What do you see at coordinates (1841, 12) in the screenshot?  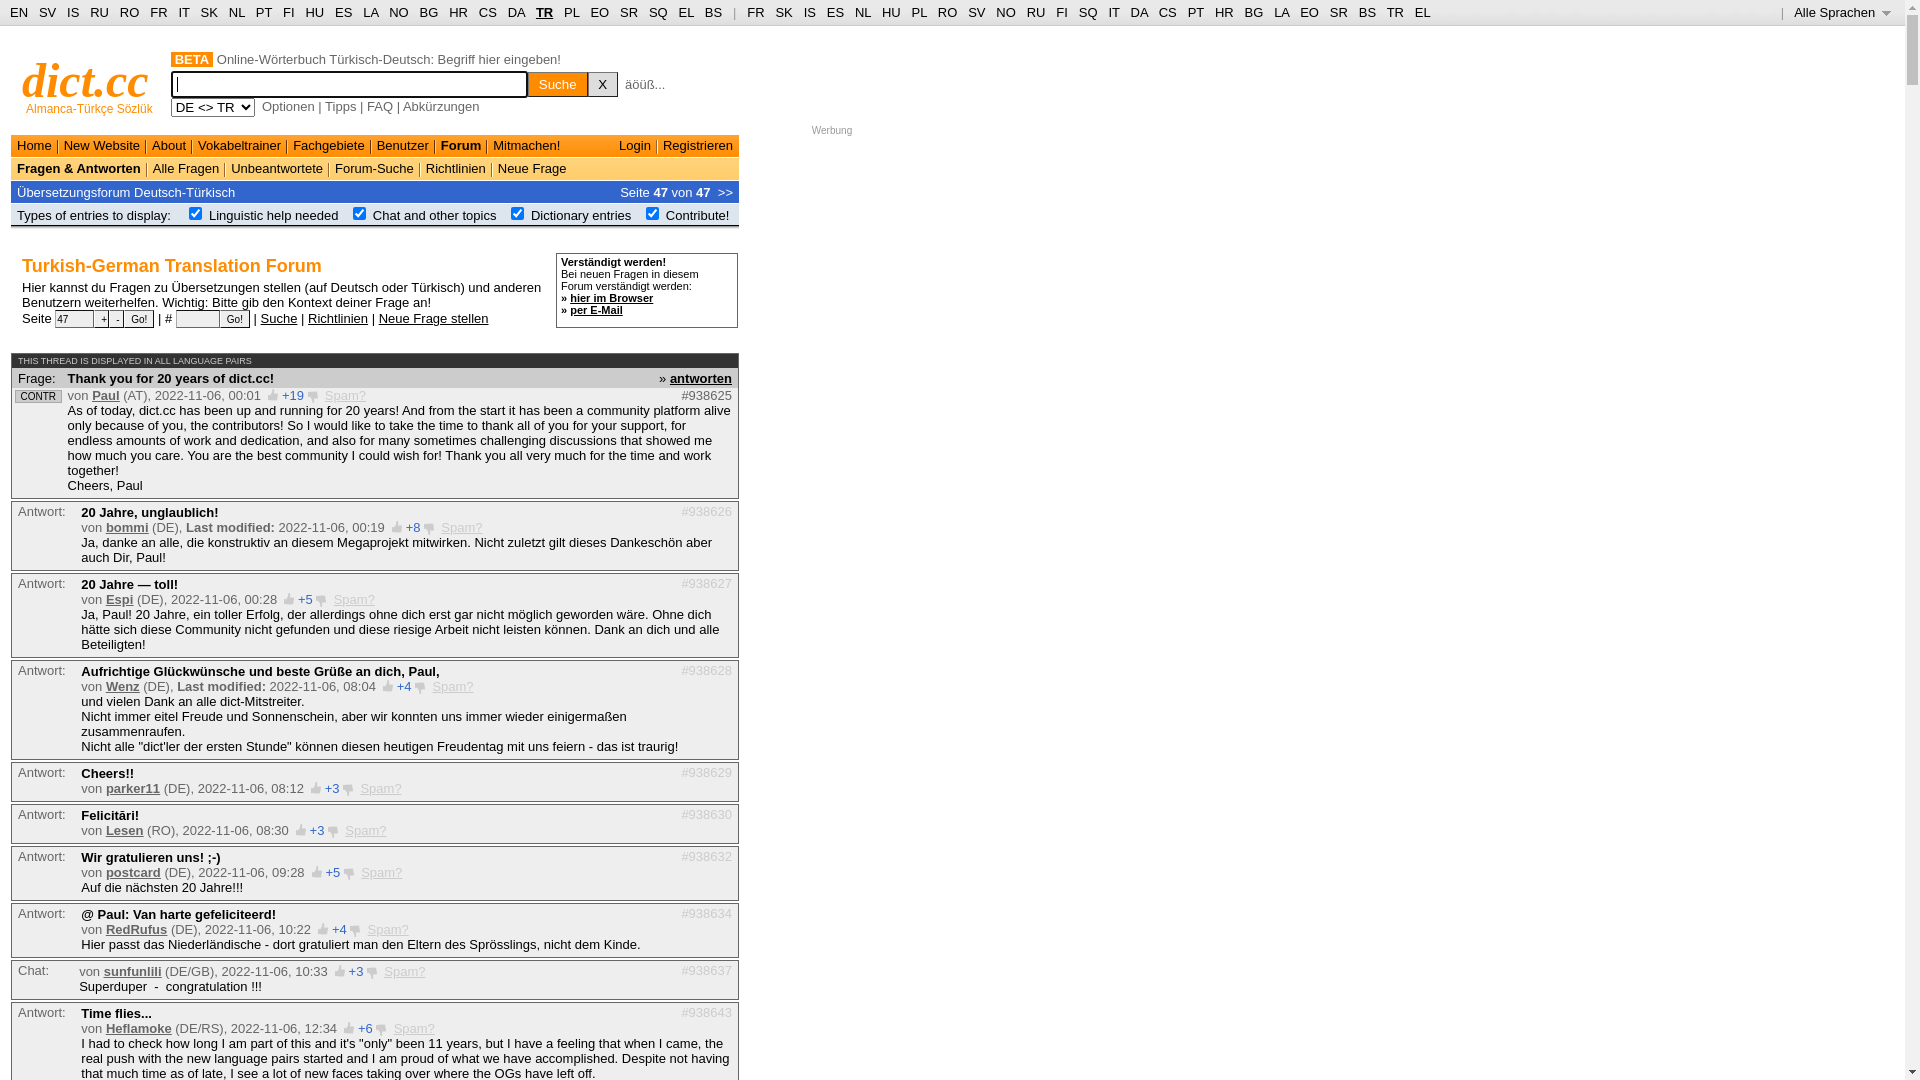 I see `'Alle Sprachen '` at bounding box center [1841, 12].